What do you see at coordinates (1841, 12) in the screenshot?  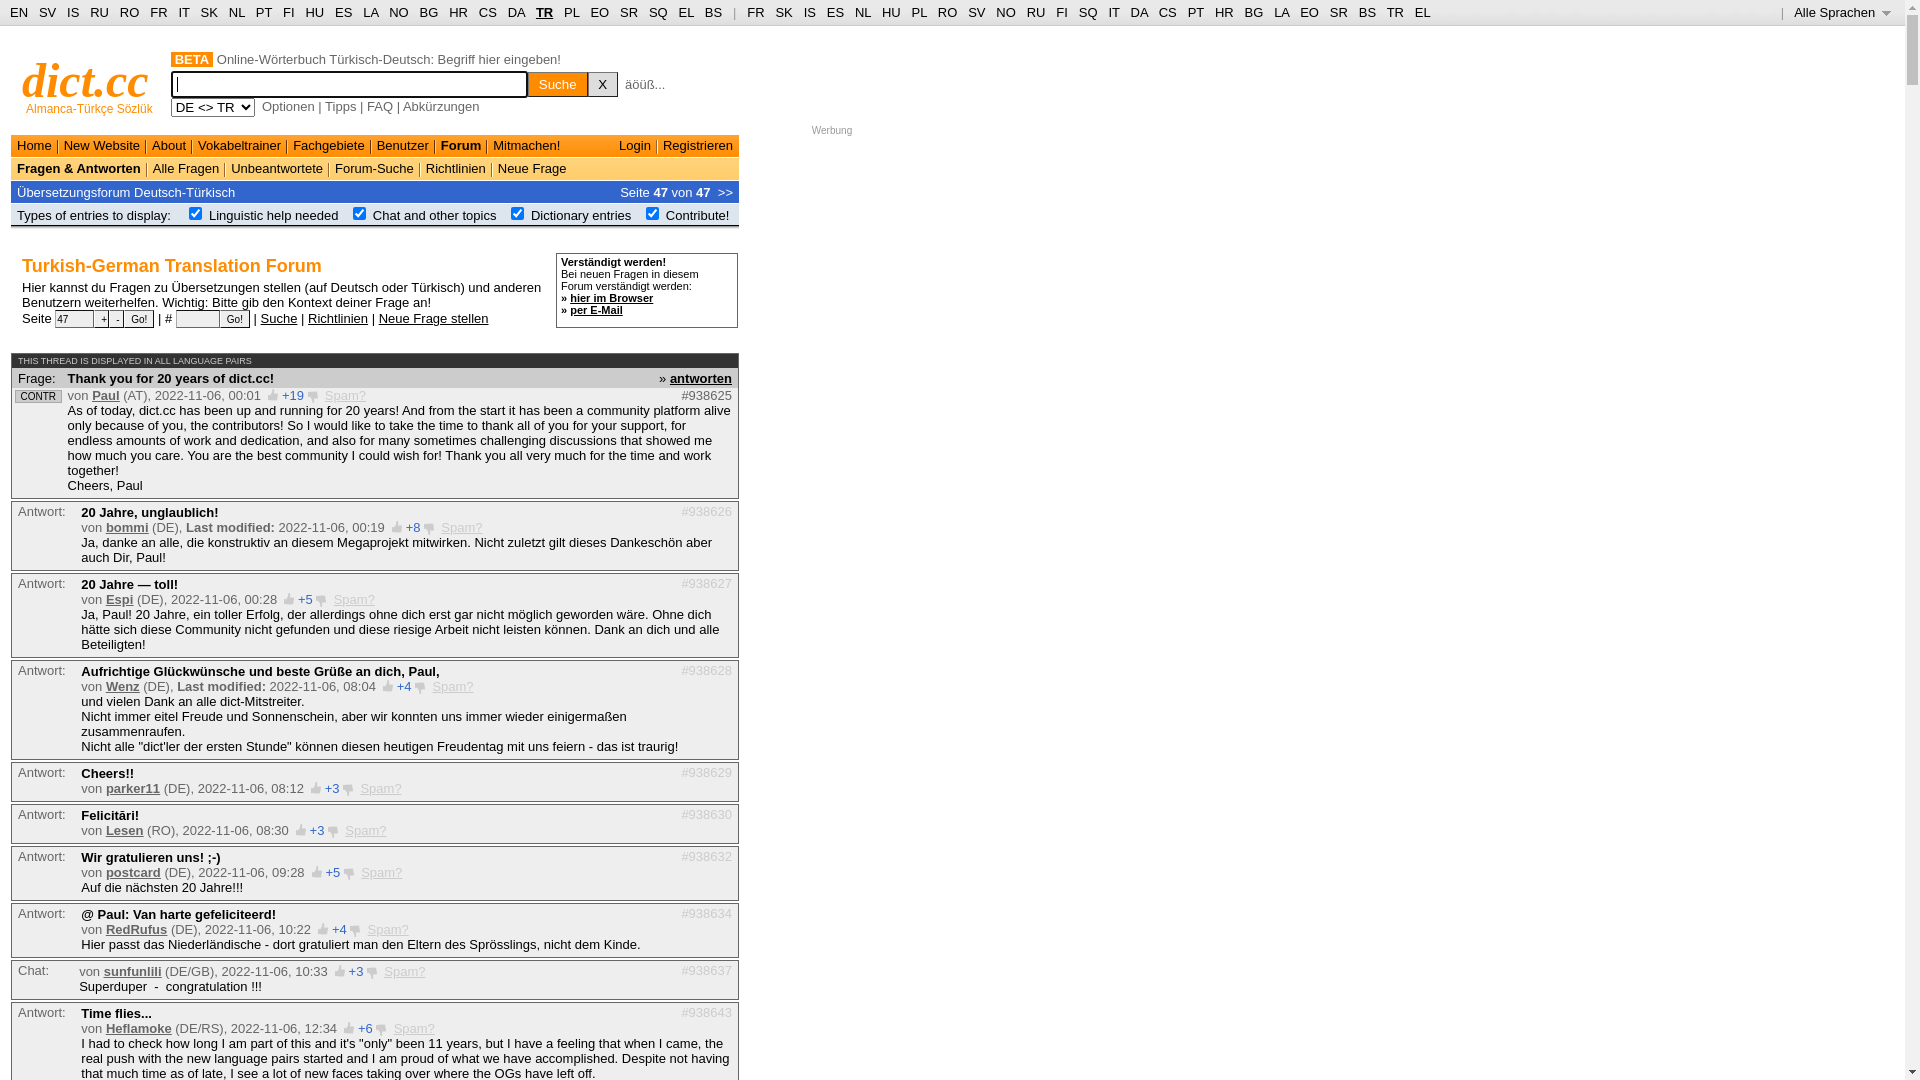 I see `'Alle Sprachen '` at bounding box center [1841, 12].